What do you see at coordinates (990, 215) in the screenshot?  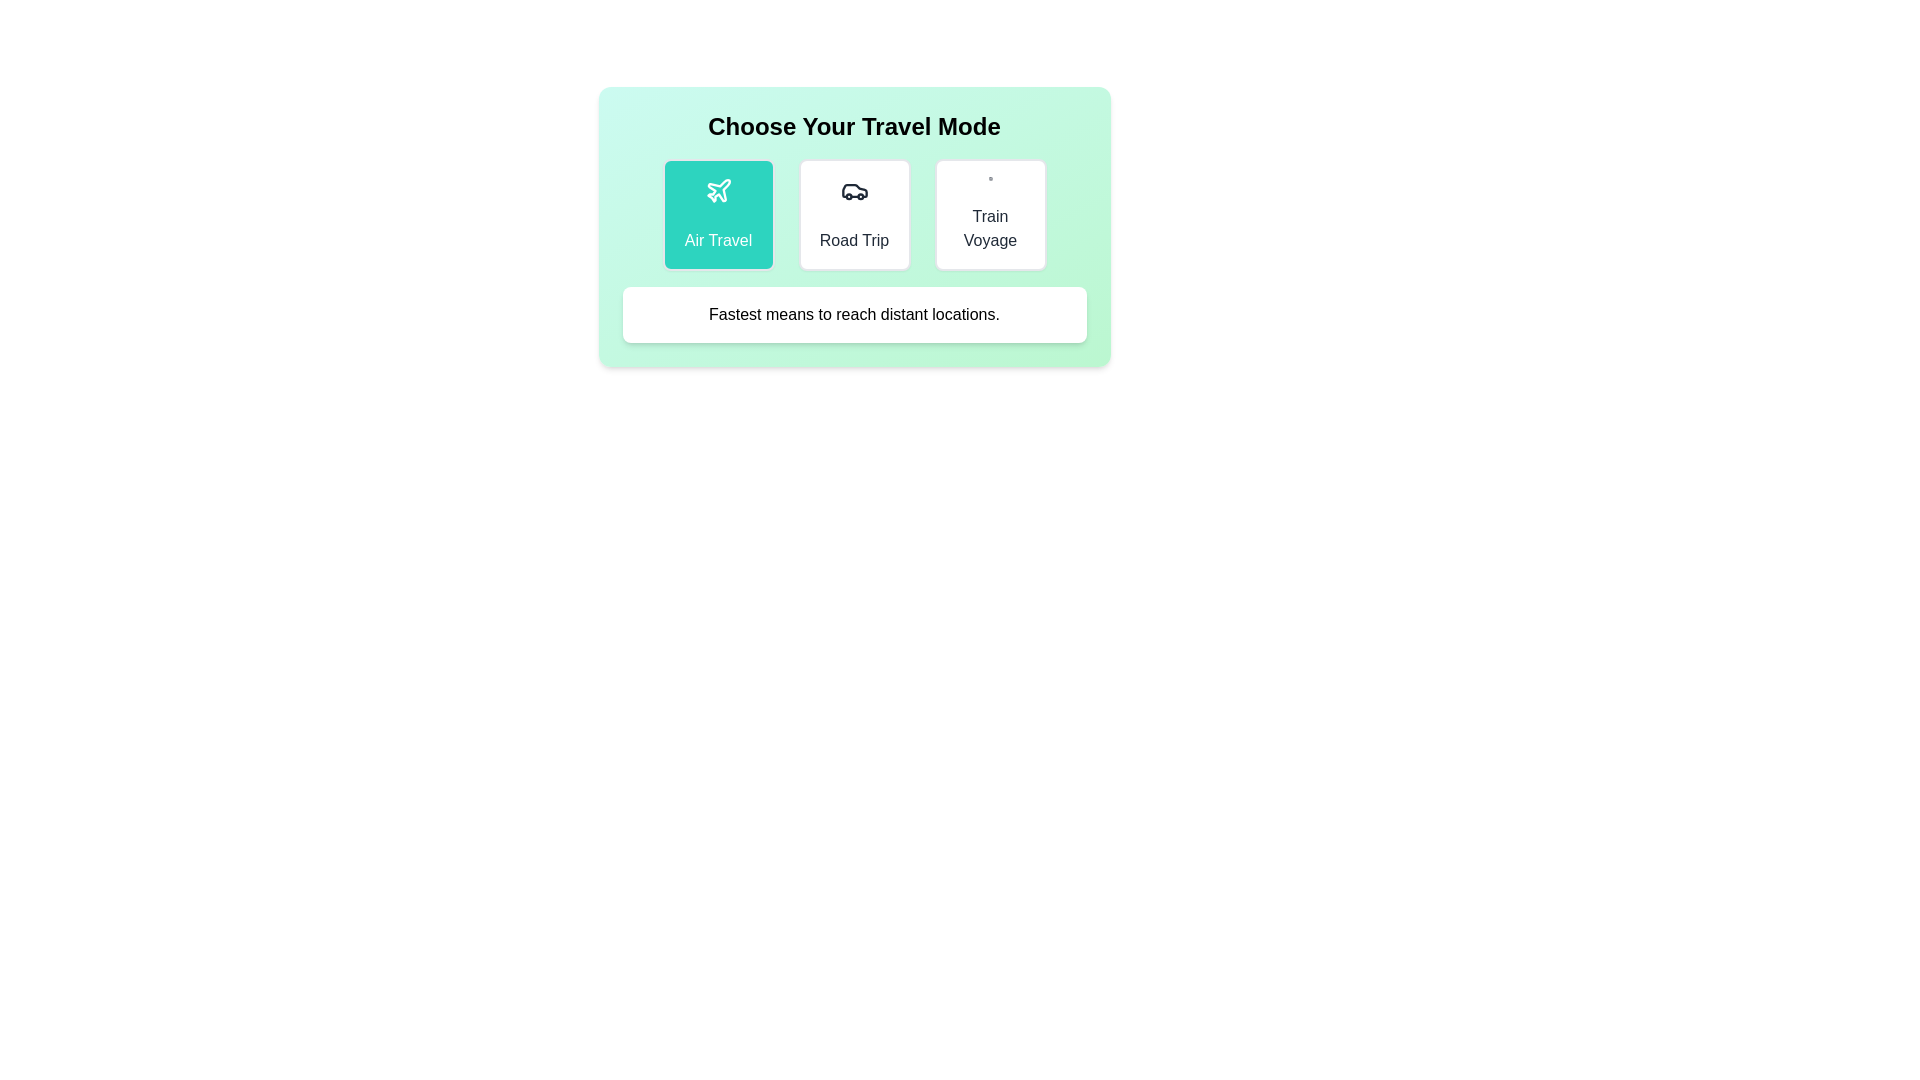 I see `the travel mode Train Voyage to observe the visual styling changes` at bounding box center [990, 215].